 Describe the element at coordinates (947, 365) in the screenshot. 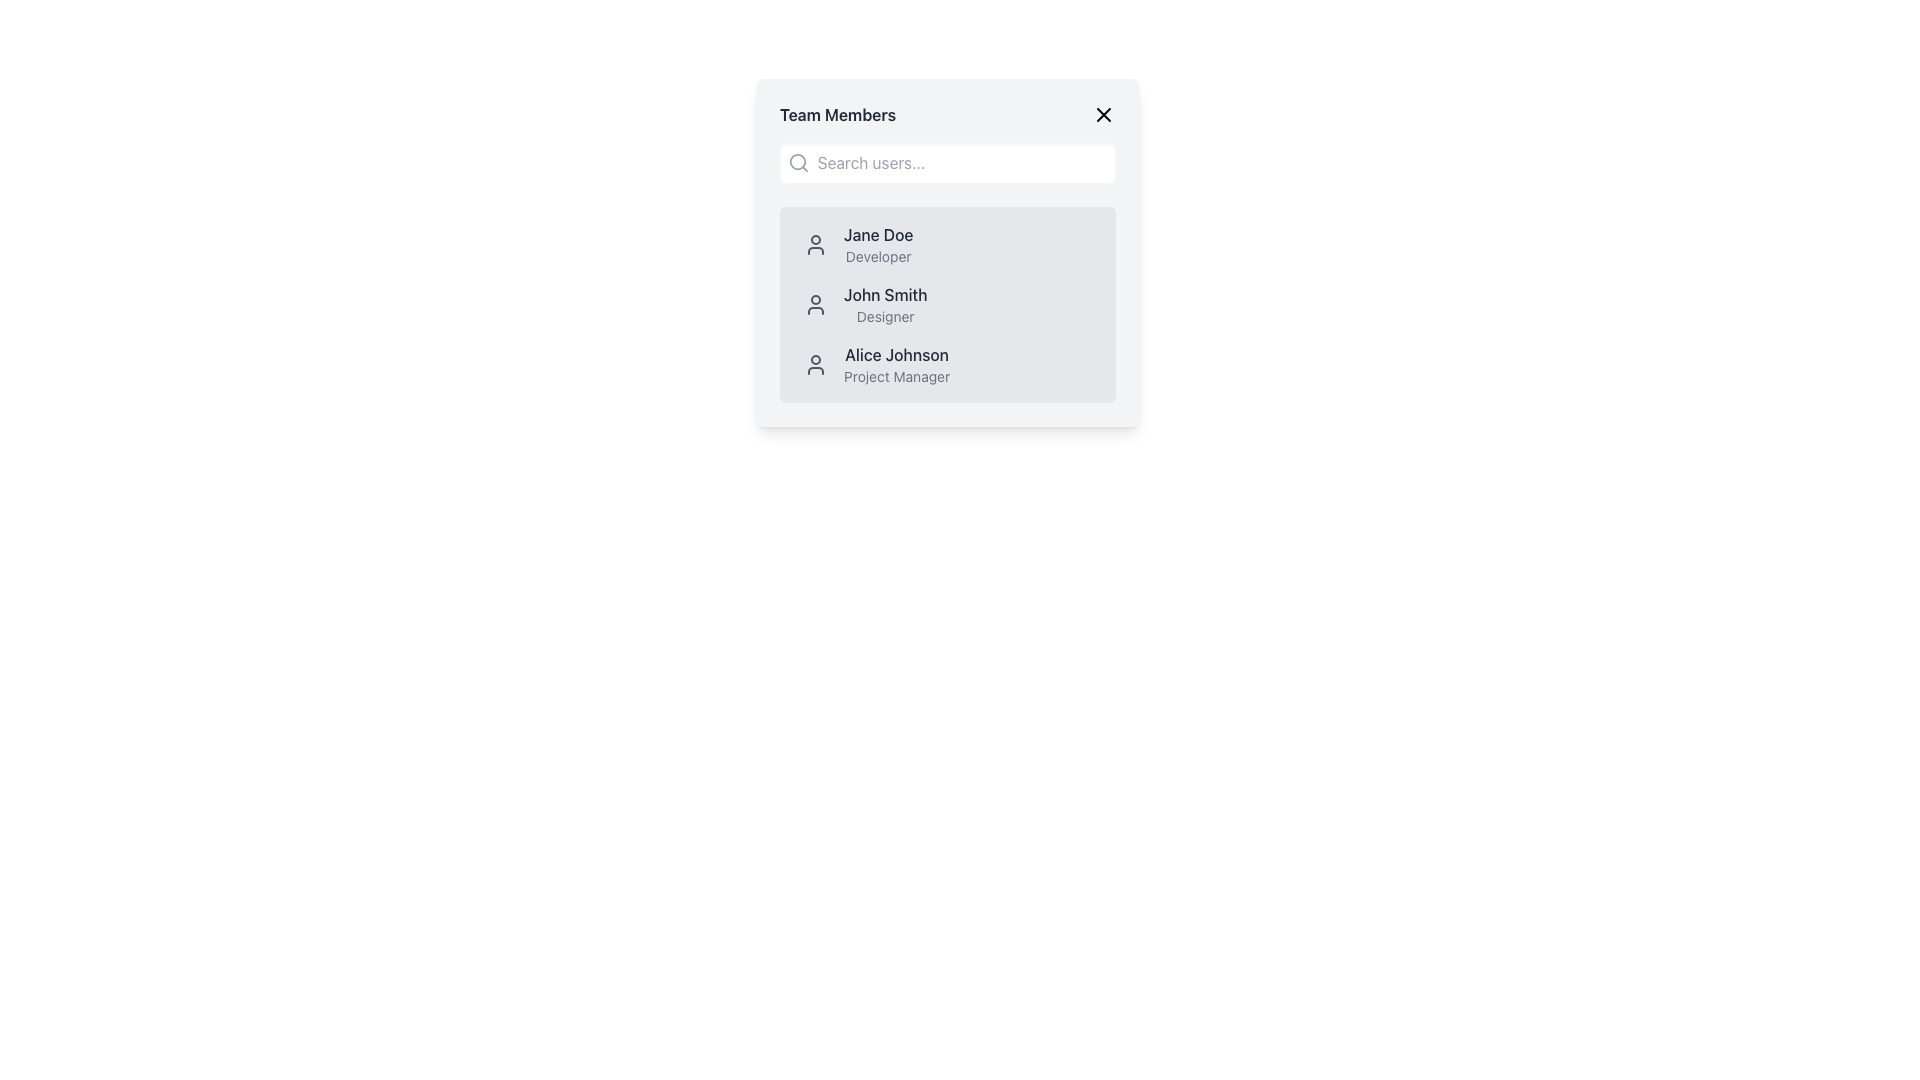

I see `the third list item displaying a team member's information, located between 'John Smith' and other team members` at that location.